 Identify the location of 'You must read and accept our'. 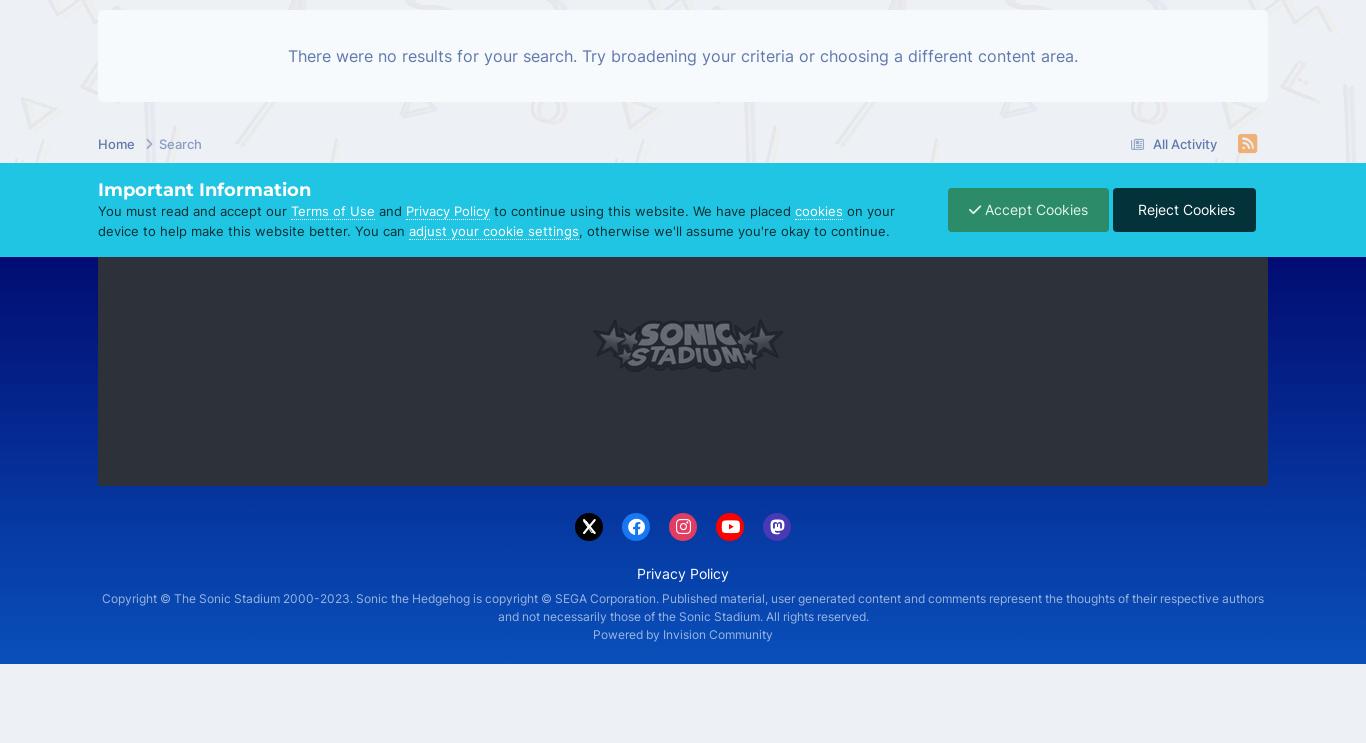
(193, 210).